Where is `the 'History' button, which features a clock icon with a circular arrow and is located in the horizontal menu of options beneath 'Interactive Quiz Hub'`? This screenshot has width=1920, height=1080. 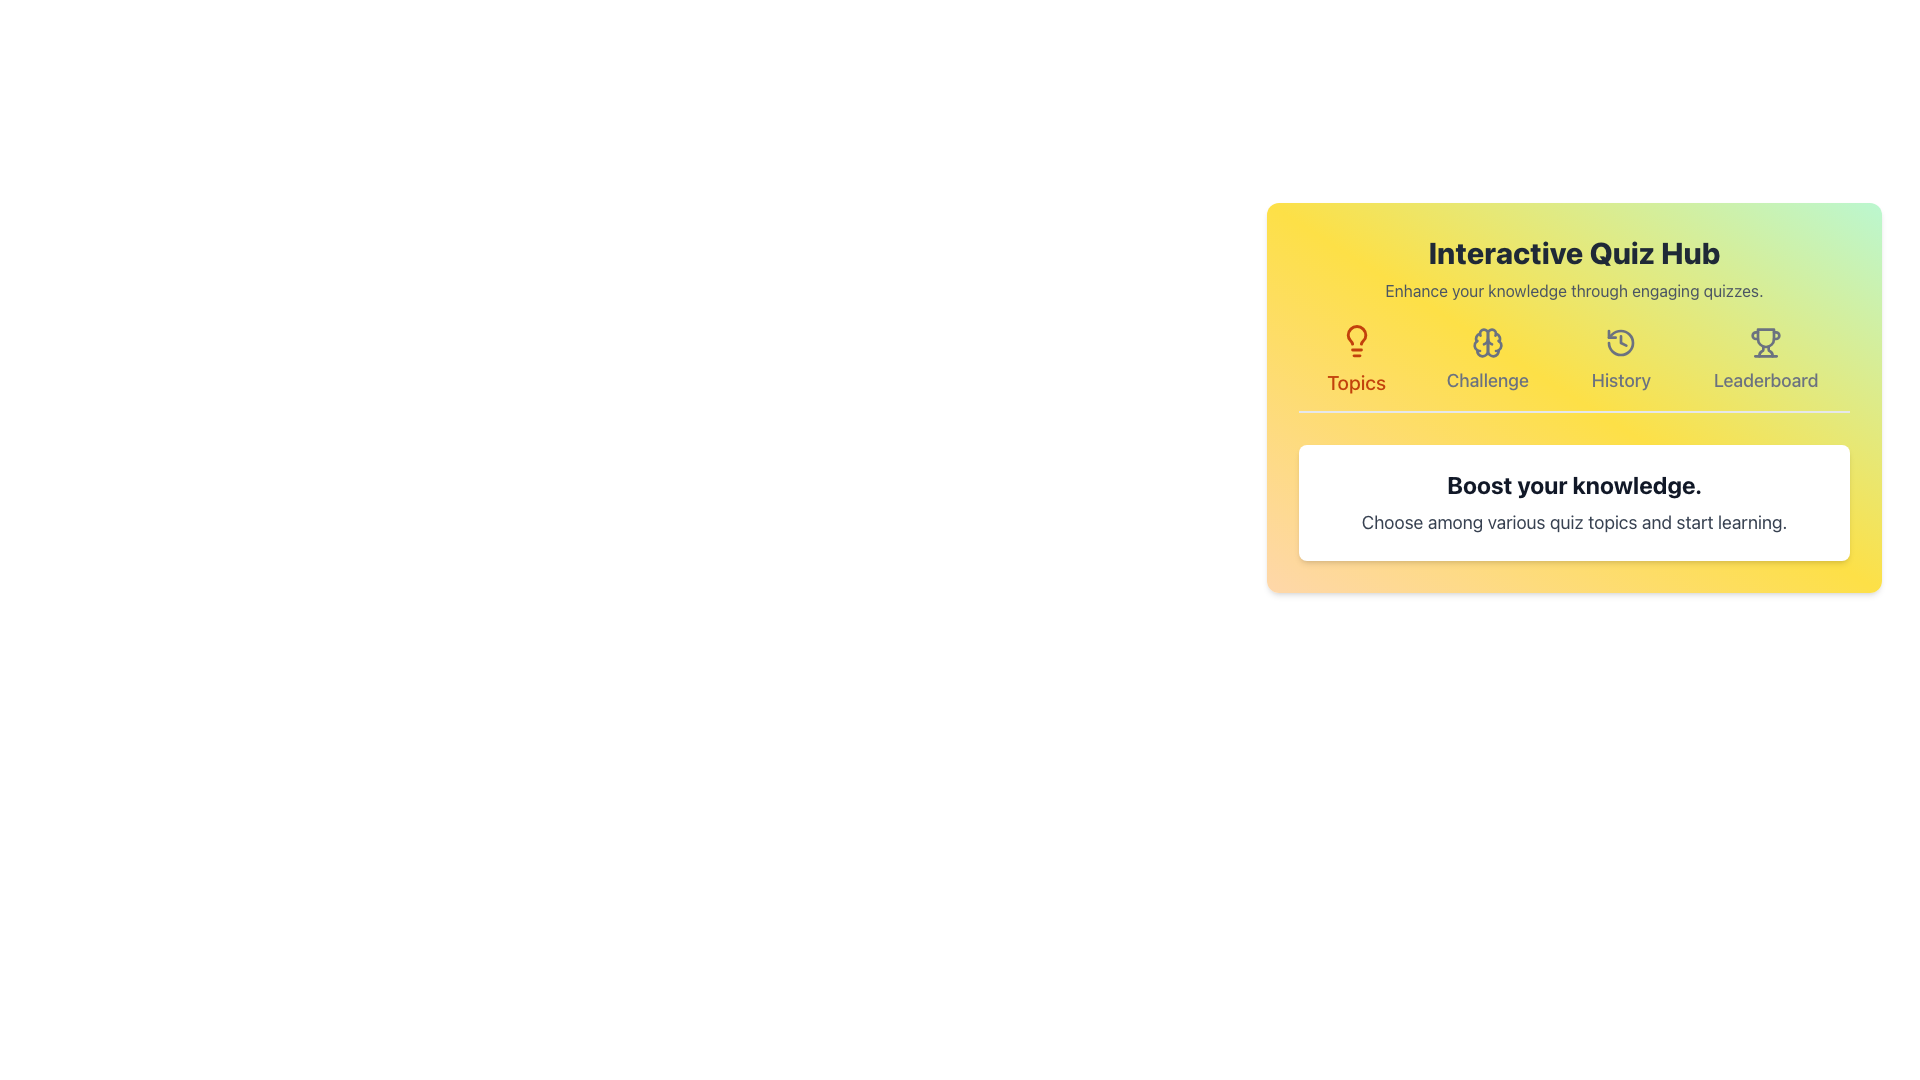
the 'History' button, which features a clock icon with a circular arrow and is located in the horizontal menu of options beneath 'Interactive Quiz Hub' is located at coordinates (1621, 361).